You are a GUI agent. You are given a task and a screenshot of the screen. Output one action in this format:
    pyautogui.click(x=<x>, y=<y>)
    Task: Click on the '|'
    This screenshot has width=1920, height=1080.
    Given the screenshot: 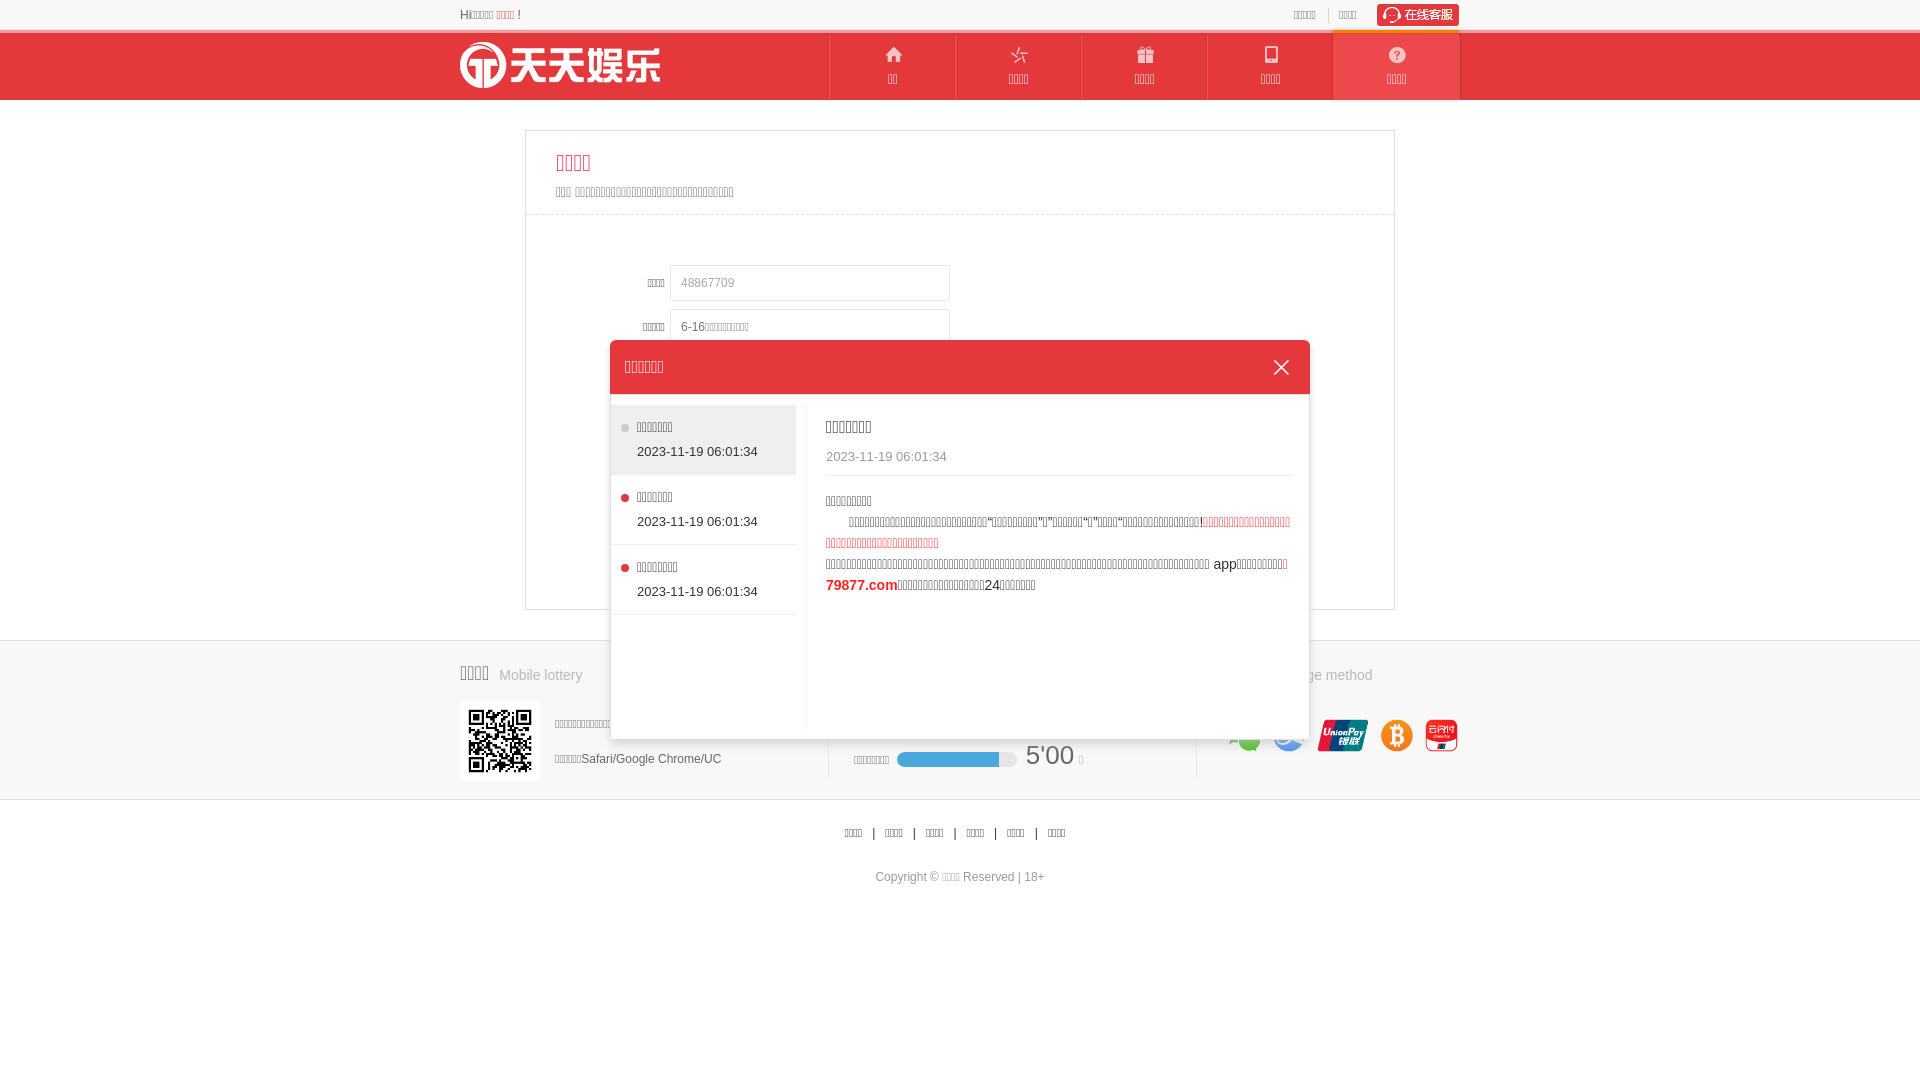 What is the action you would take?
    pyautogui.click(x=913, y=833)
    